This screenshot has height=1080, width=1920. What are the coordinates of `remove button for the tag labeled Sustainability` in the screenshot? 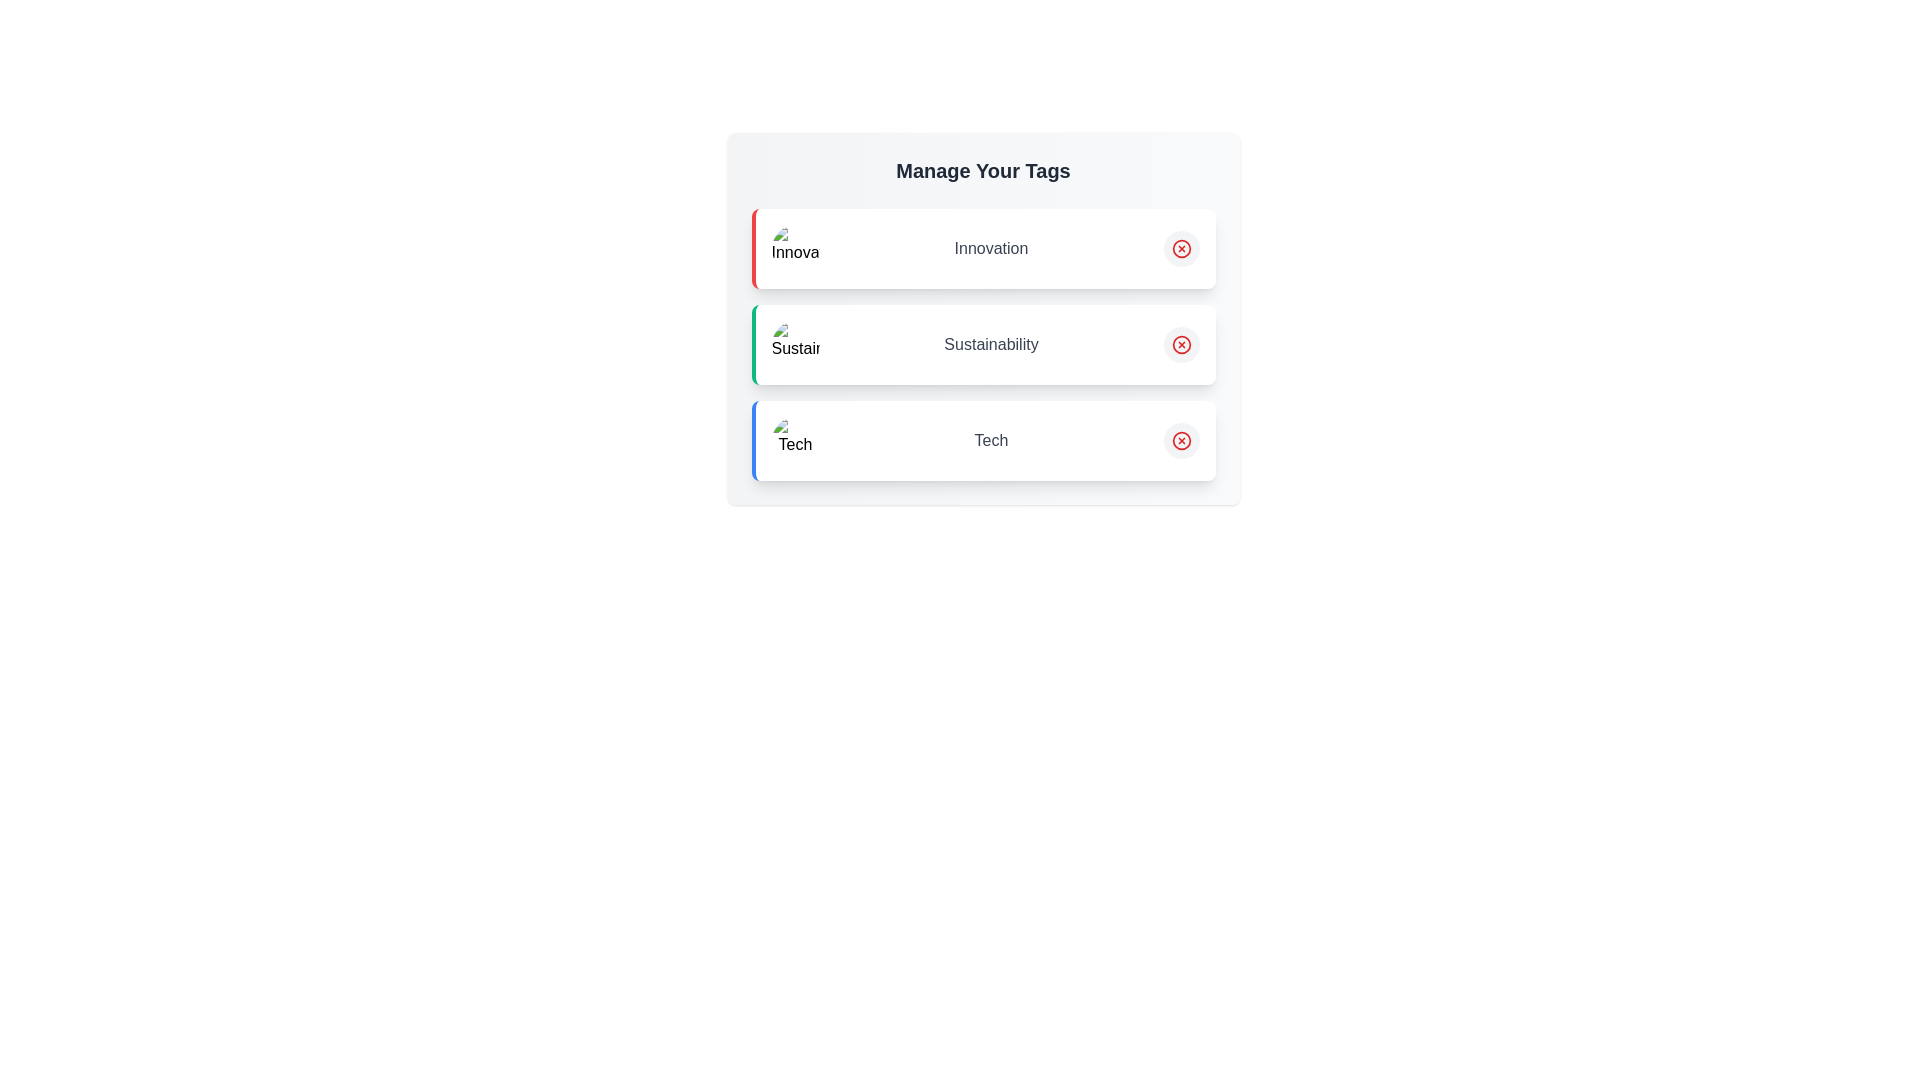 It's located at (1181, 343).